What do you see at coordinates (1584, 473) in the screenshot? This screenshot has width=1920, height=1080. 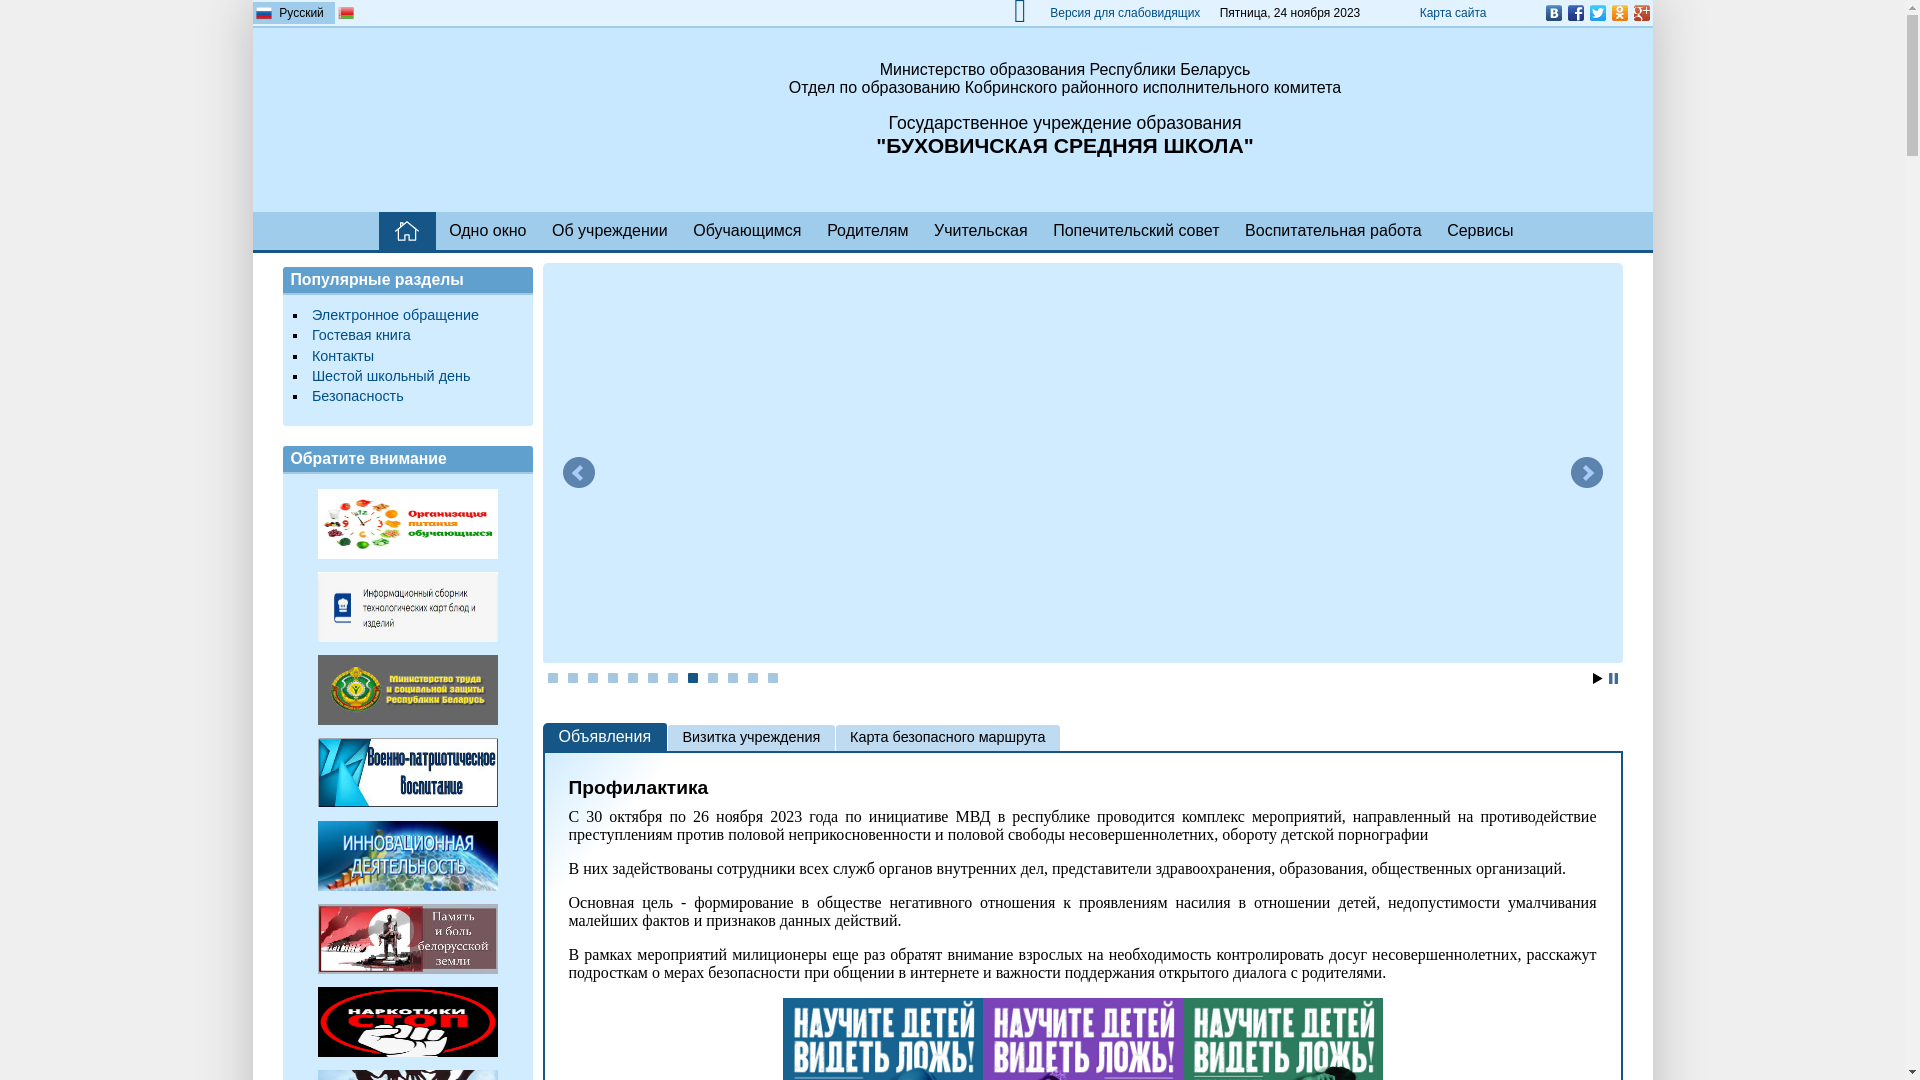 I see `'Next'` at bounding box center [1584, 473].